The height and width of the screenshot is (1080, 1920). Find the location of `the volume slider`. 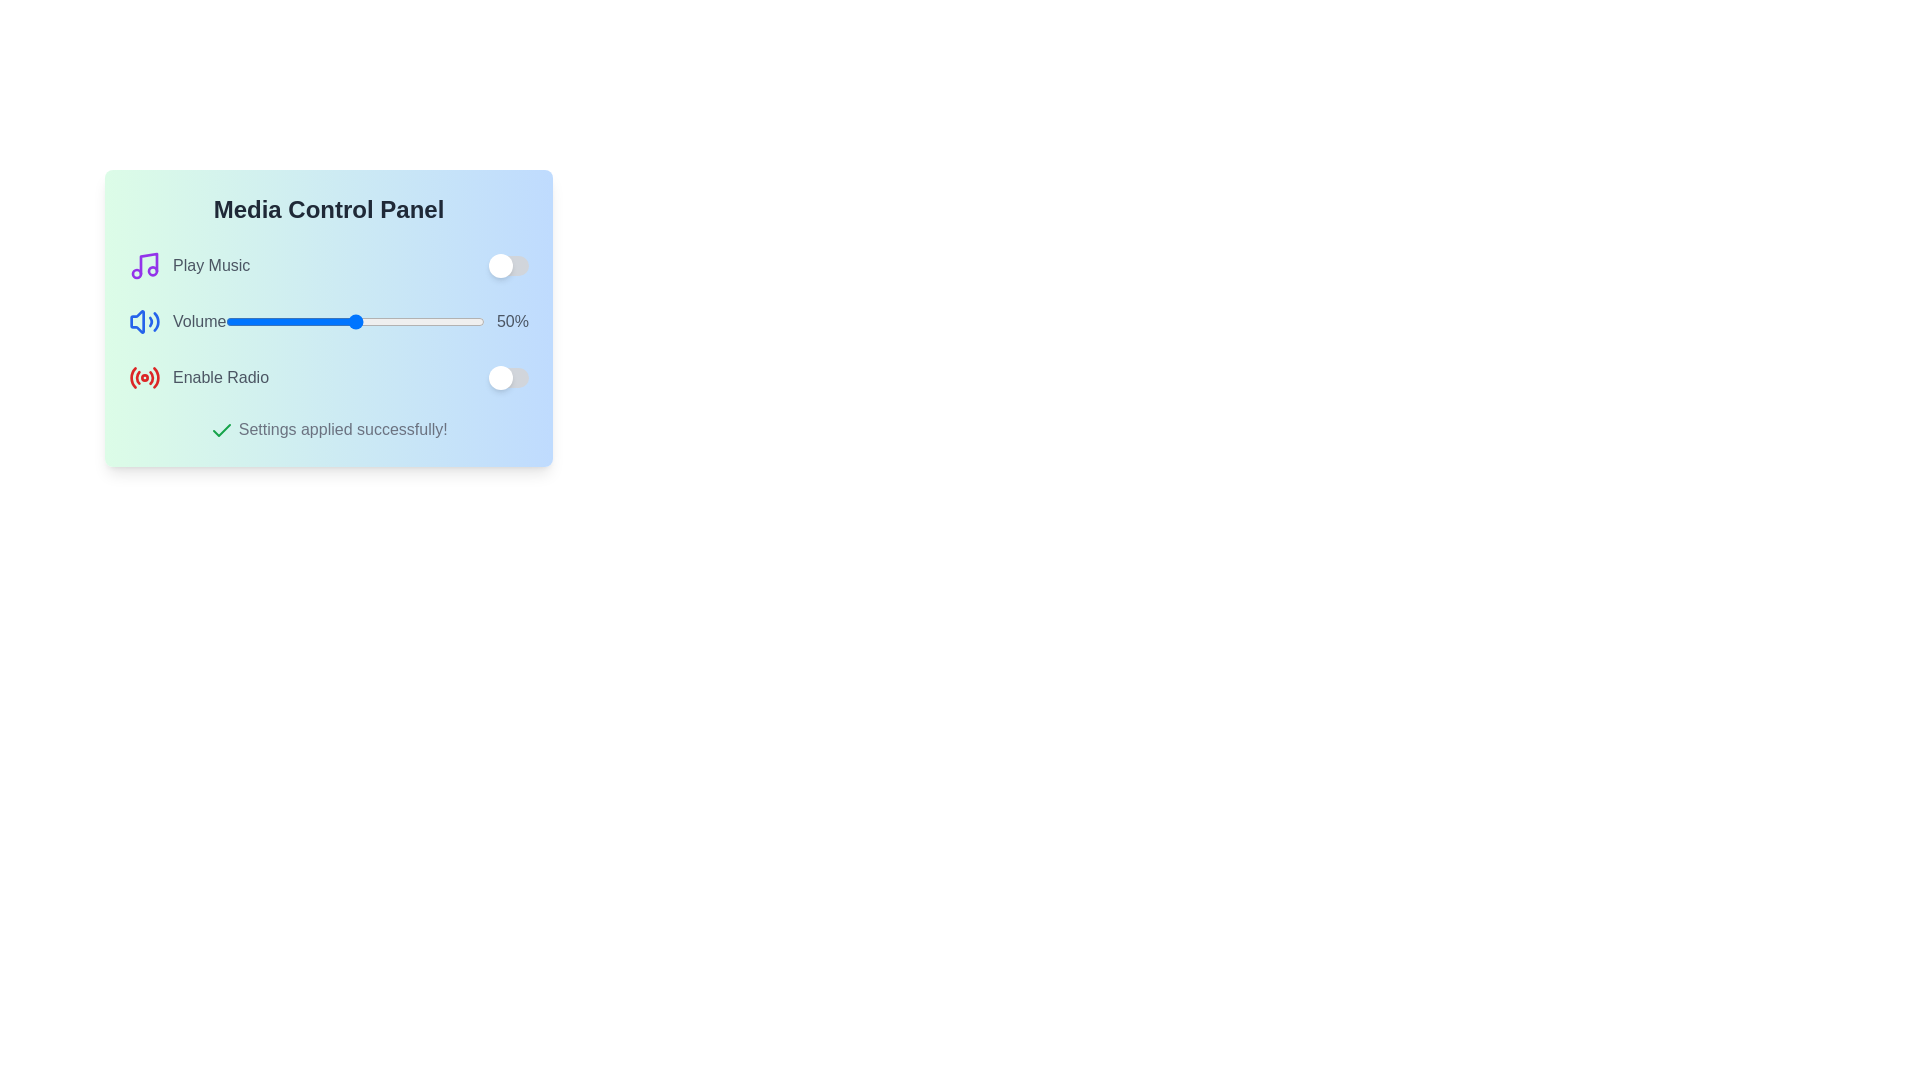

the volume slider is located at coordinates (236, 320).